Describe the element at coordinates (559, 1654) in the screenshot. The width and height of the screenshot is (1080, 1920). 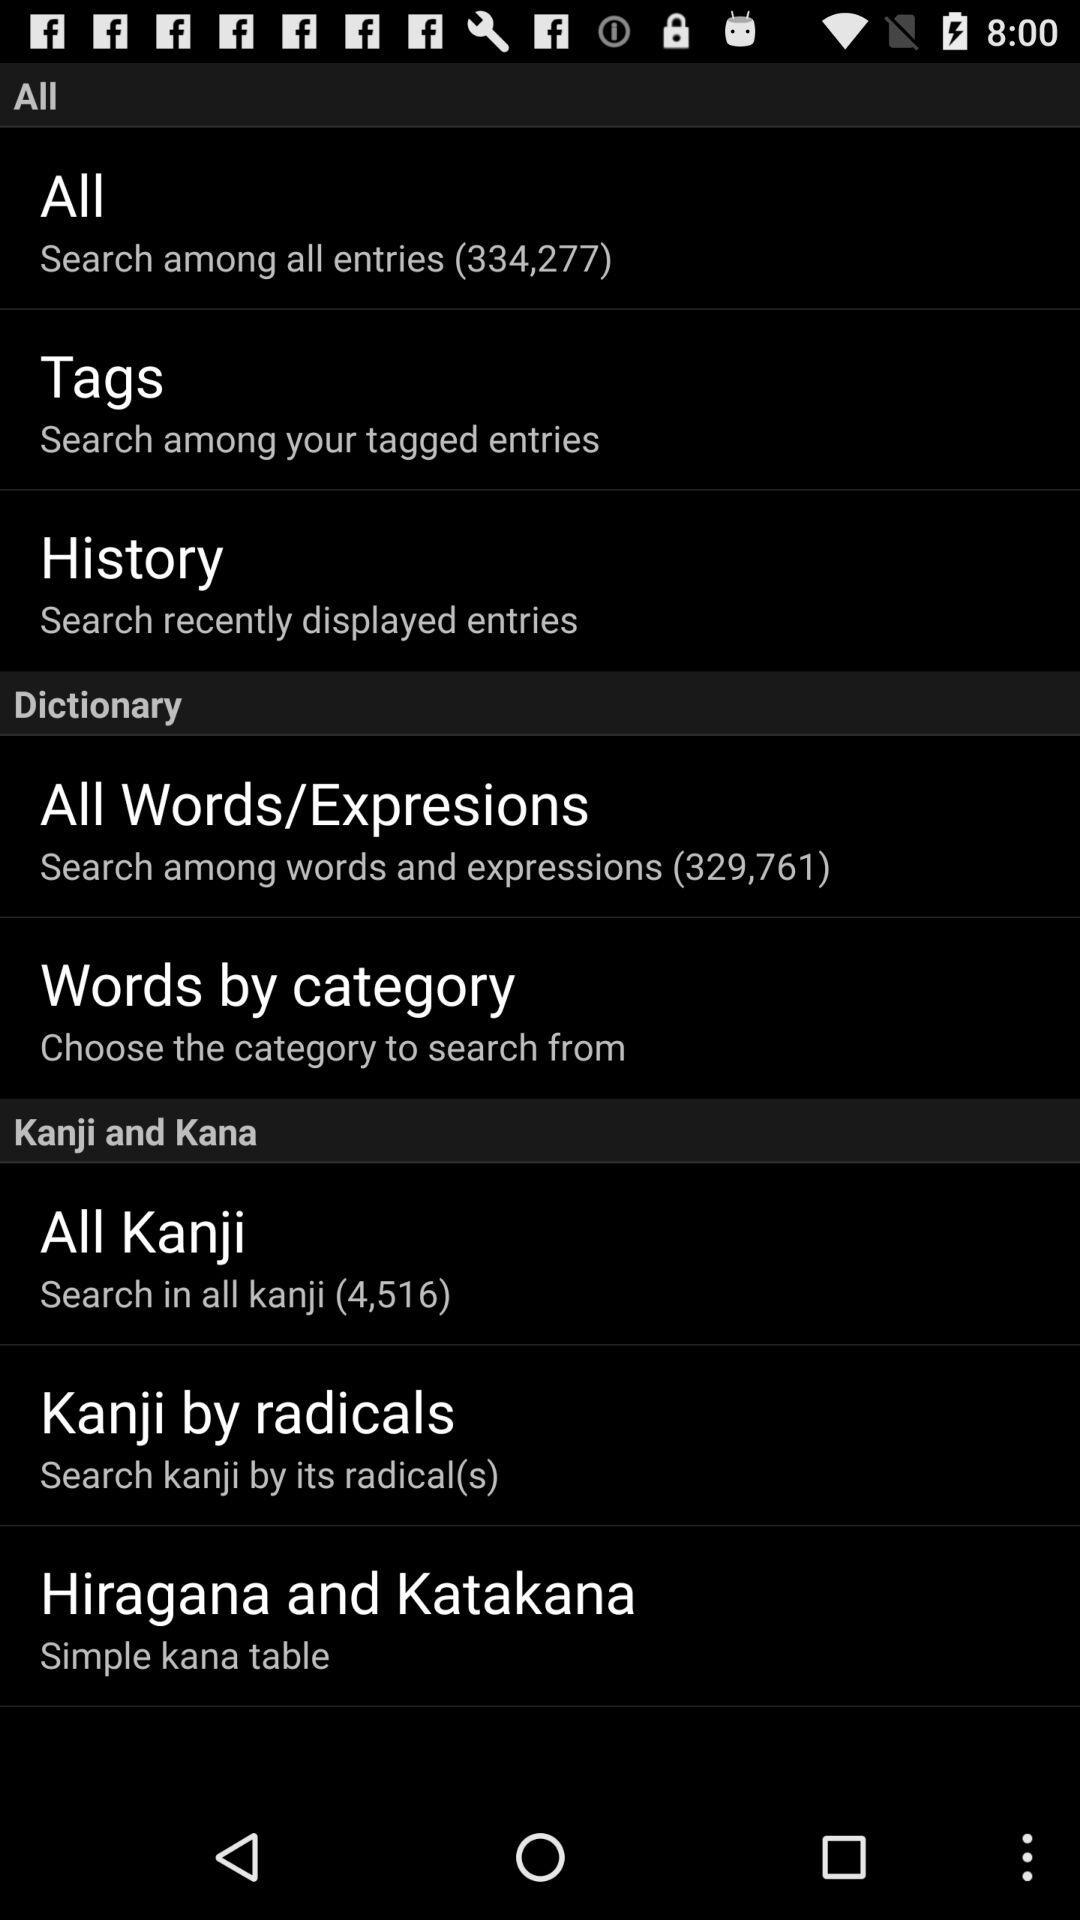
I see `the simple kana table app` at that location.